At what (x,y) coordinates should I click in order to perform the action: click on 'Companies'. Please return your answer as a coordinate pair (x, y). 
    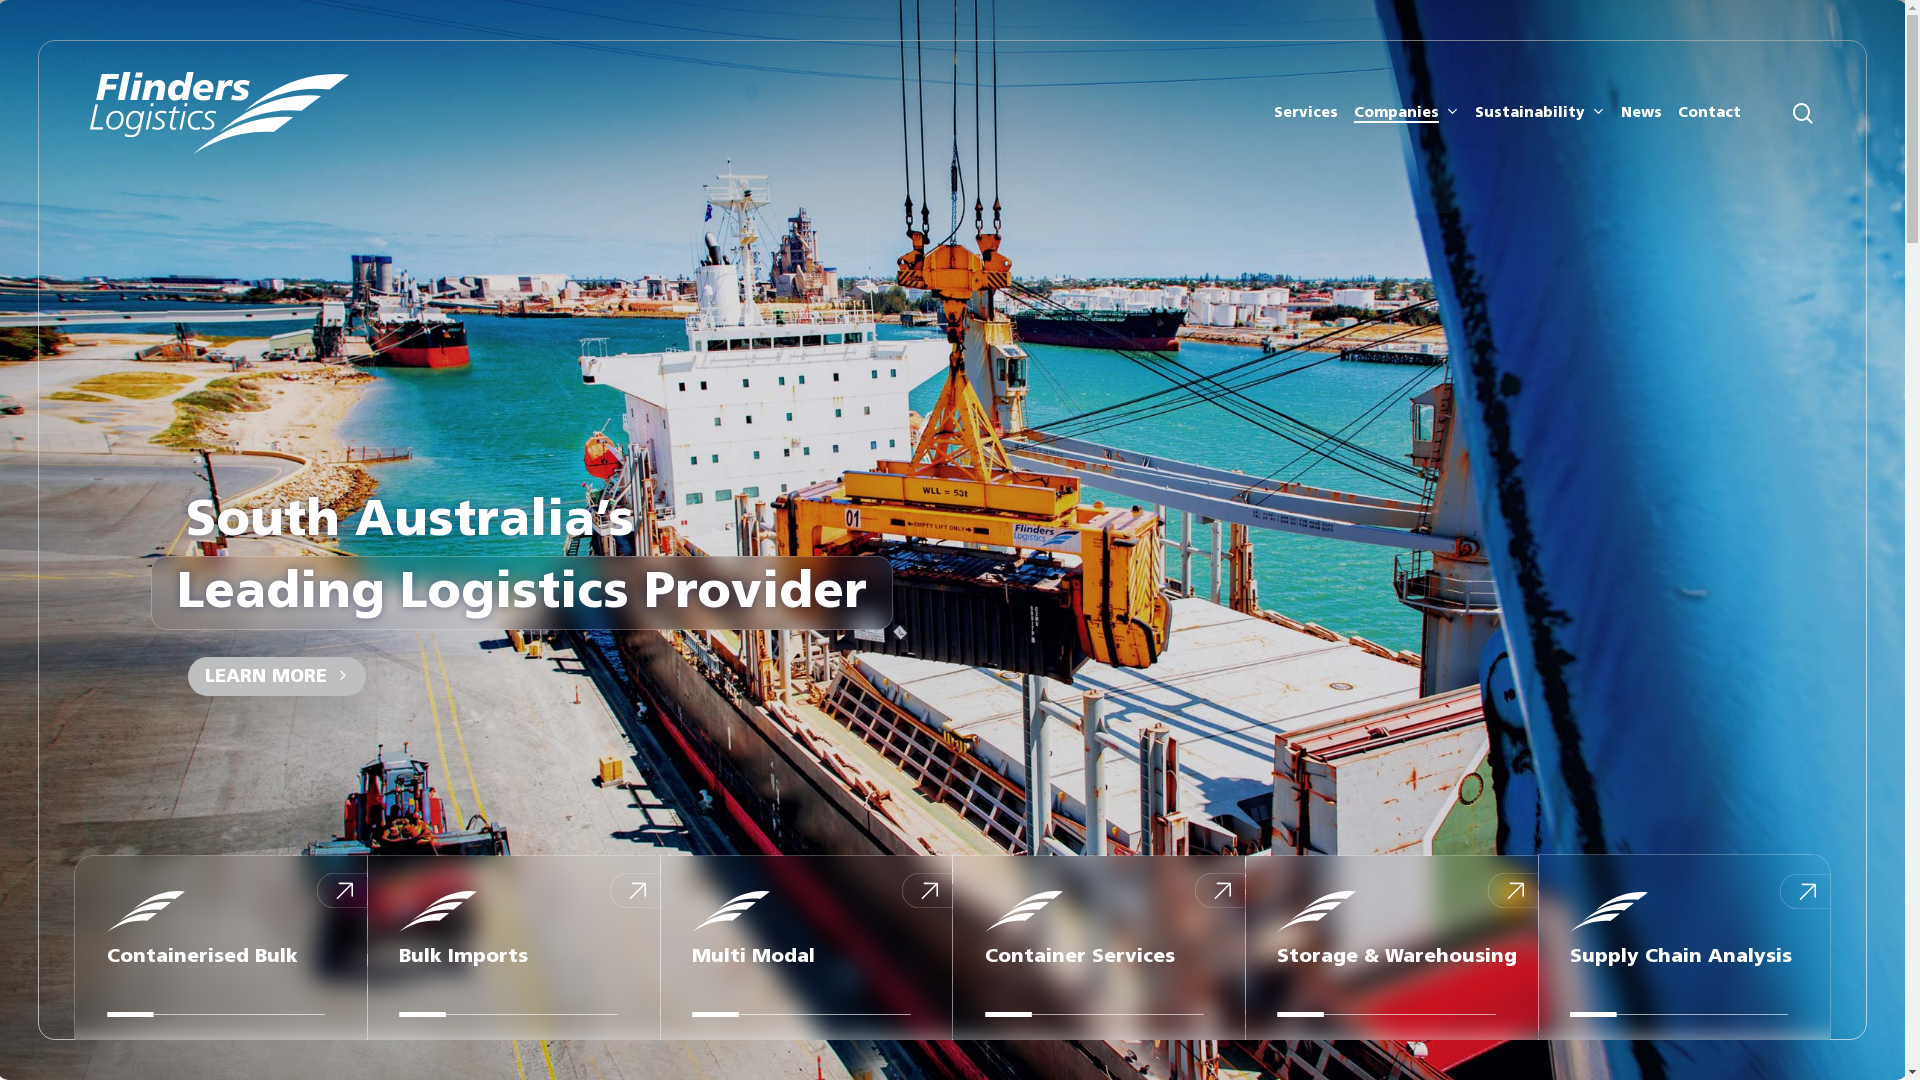
    Looking at the image, I should click on (1405, 112).